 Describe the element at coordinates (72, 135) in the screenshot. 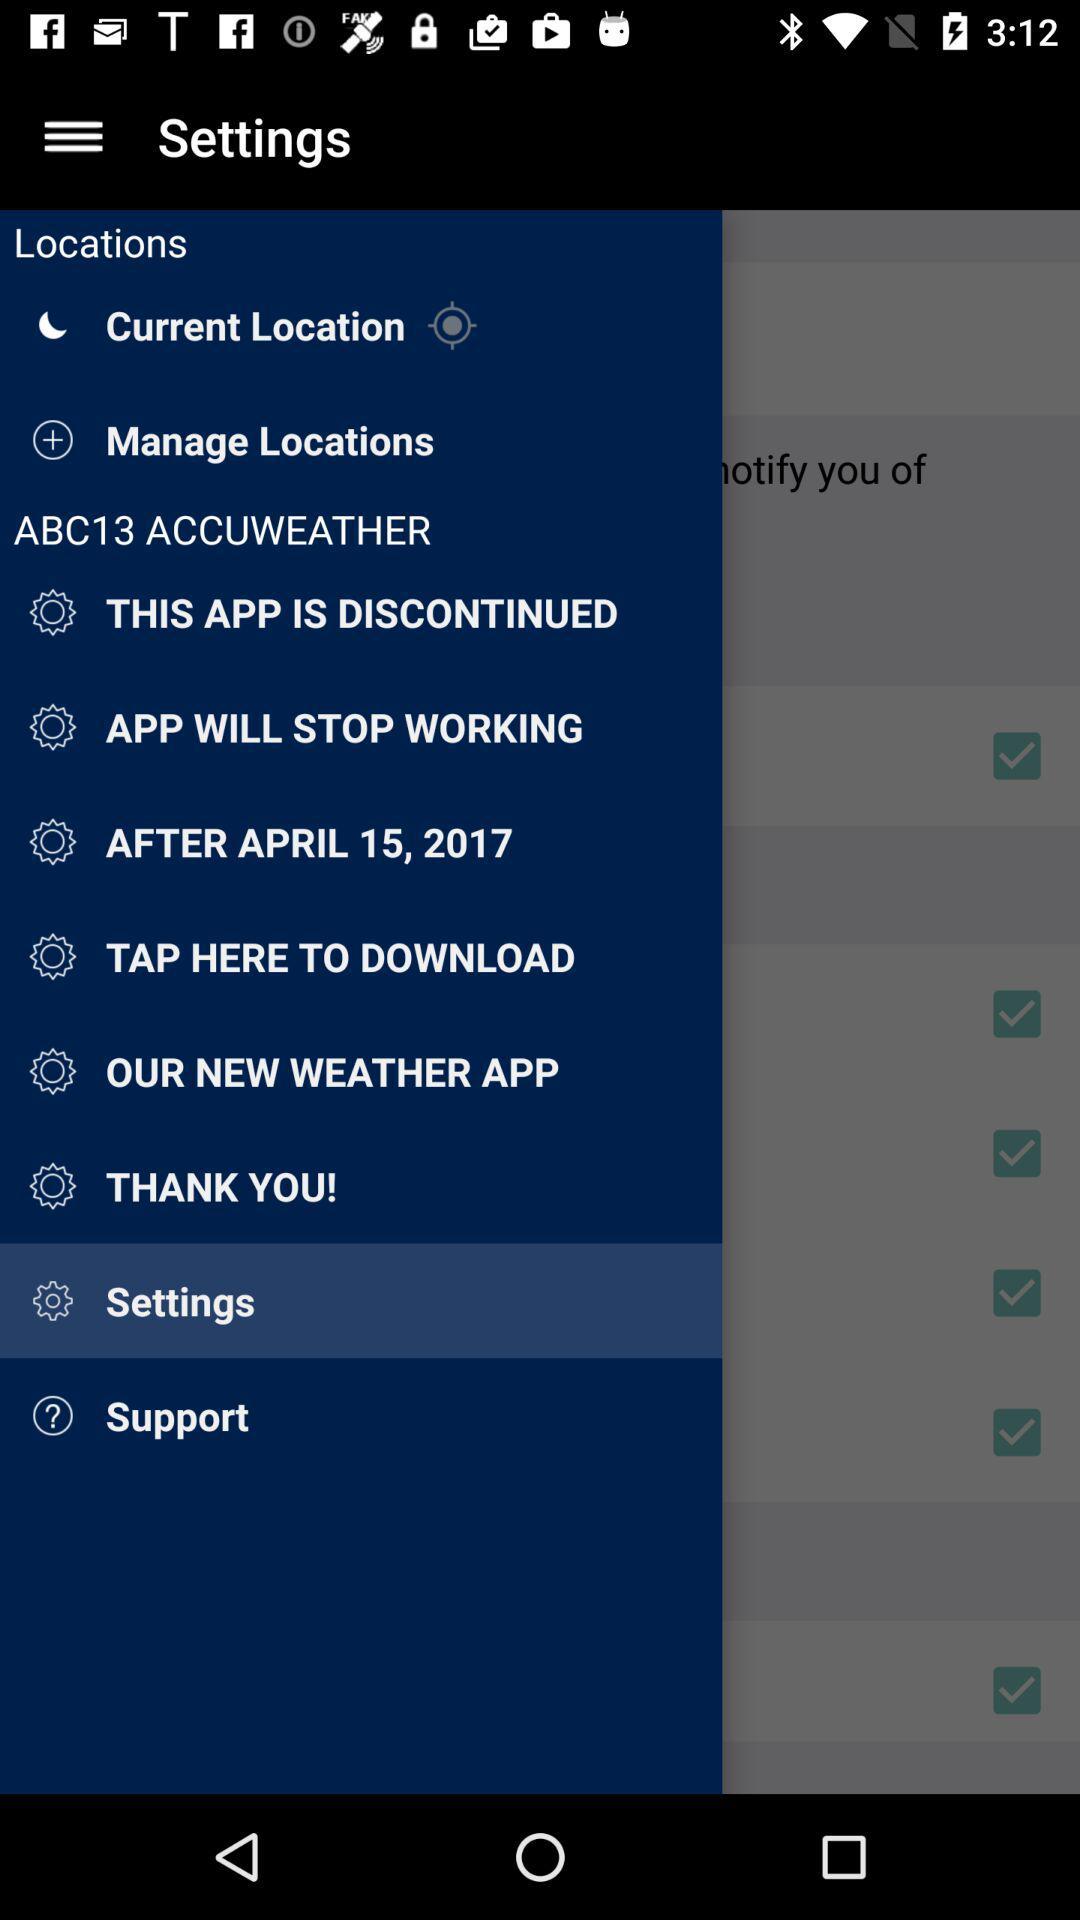

I see `the menu icon` at that location.